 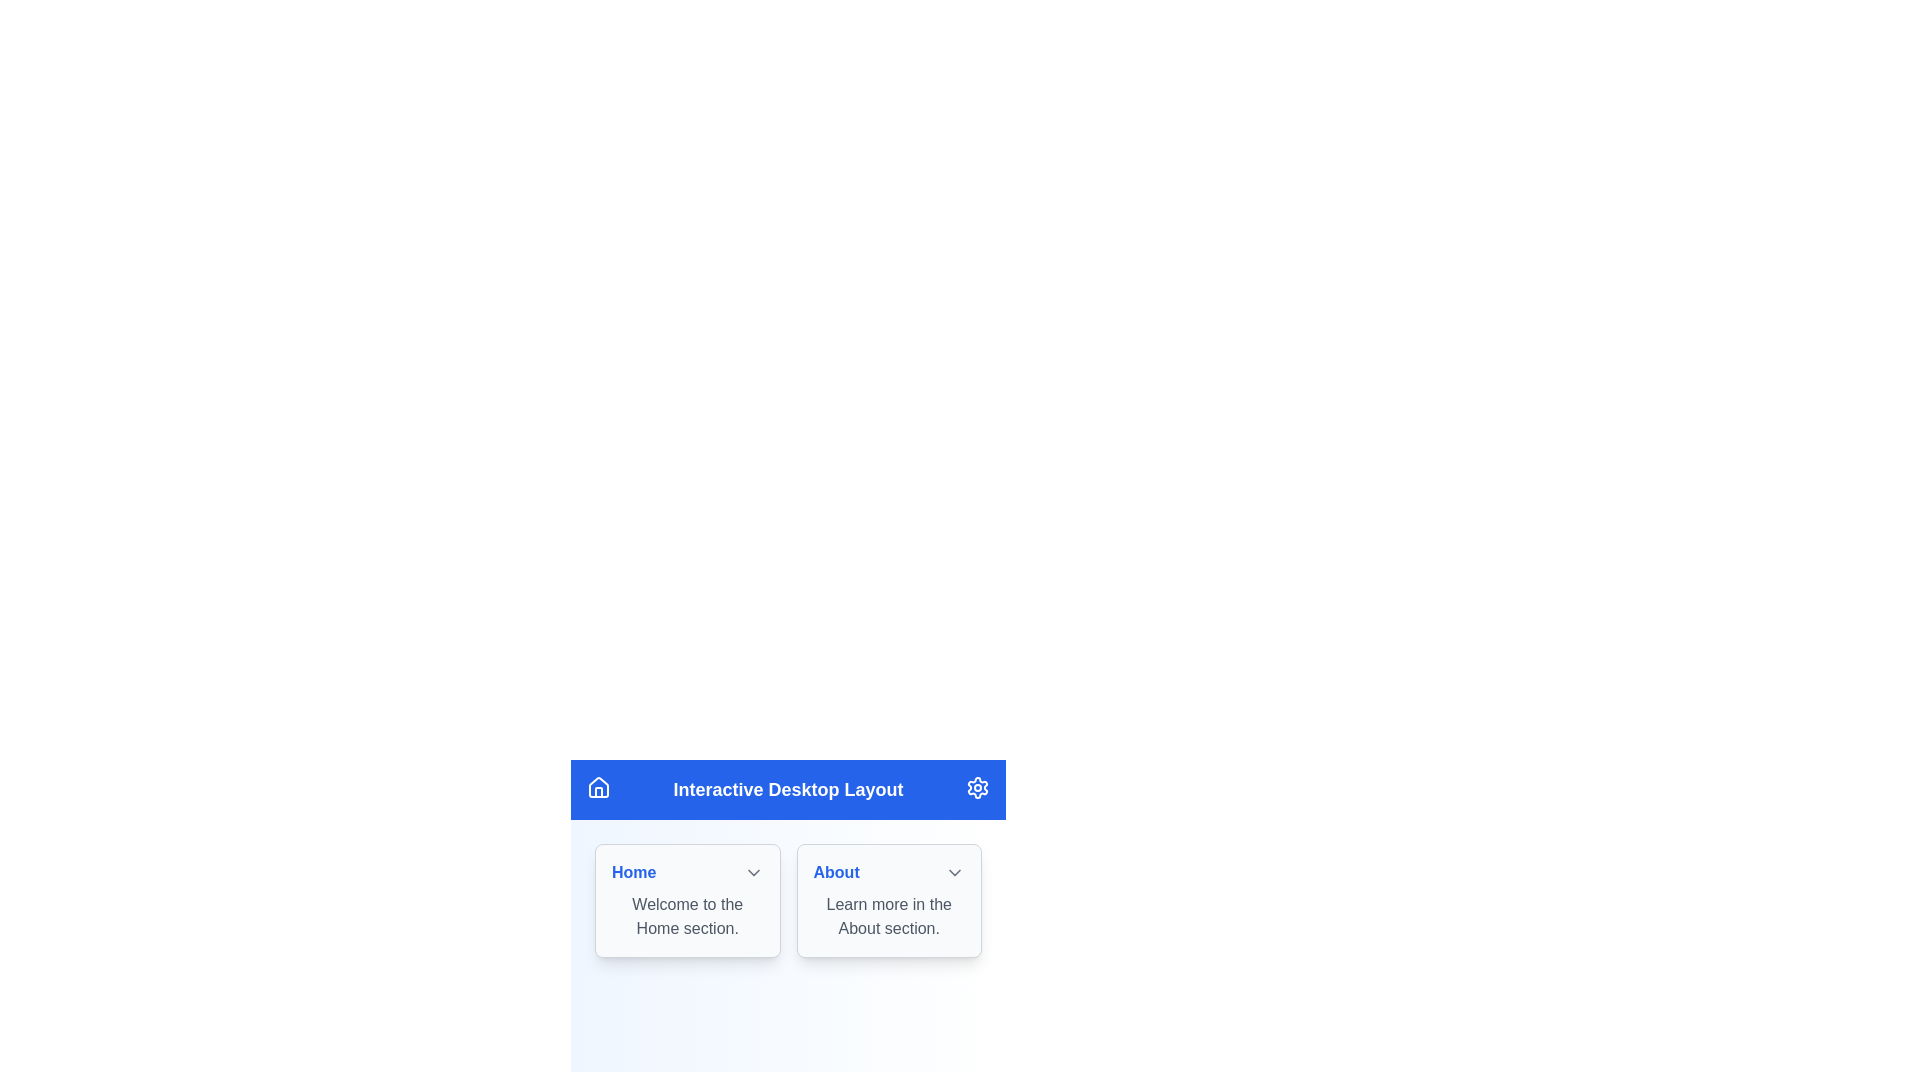 What do you see at coordinates (598, 785) in the screenshot?
I see `the Home icon located in the blue navigation bar at the top-left corner of the interface` at bounding box center [598, 785].